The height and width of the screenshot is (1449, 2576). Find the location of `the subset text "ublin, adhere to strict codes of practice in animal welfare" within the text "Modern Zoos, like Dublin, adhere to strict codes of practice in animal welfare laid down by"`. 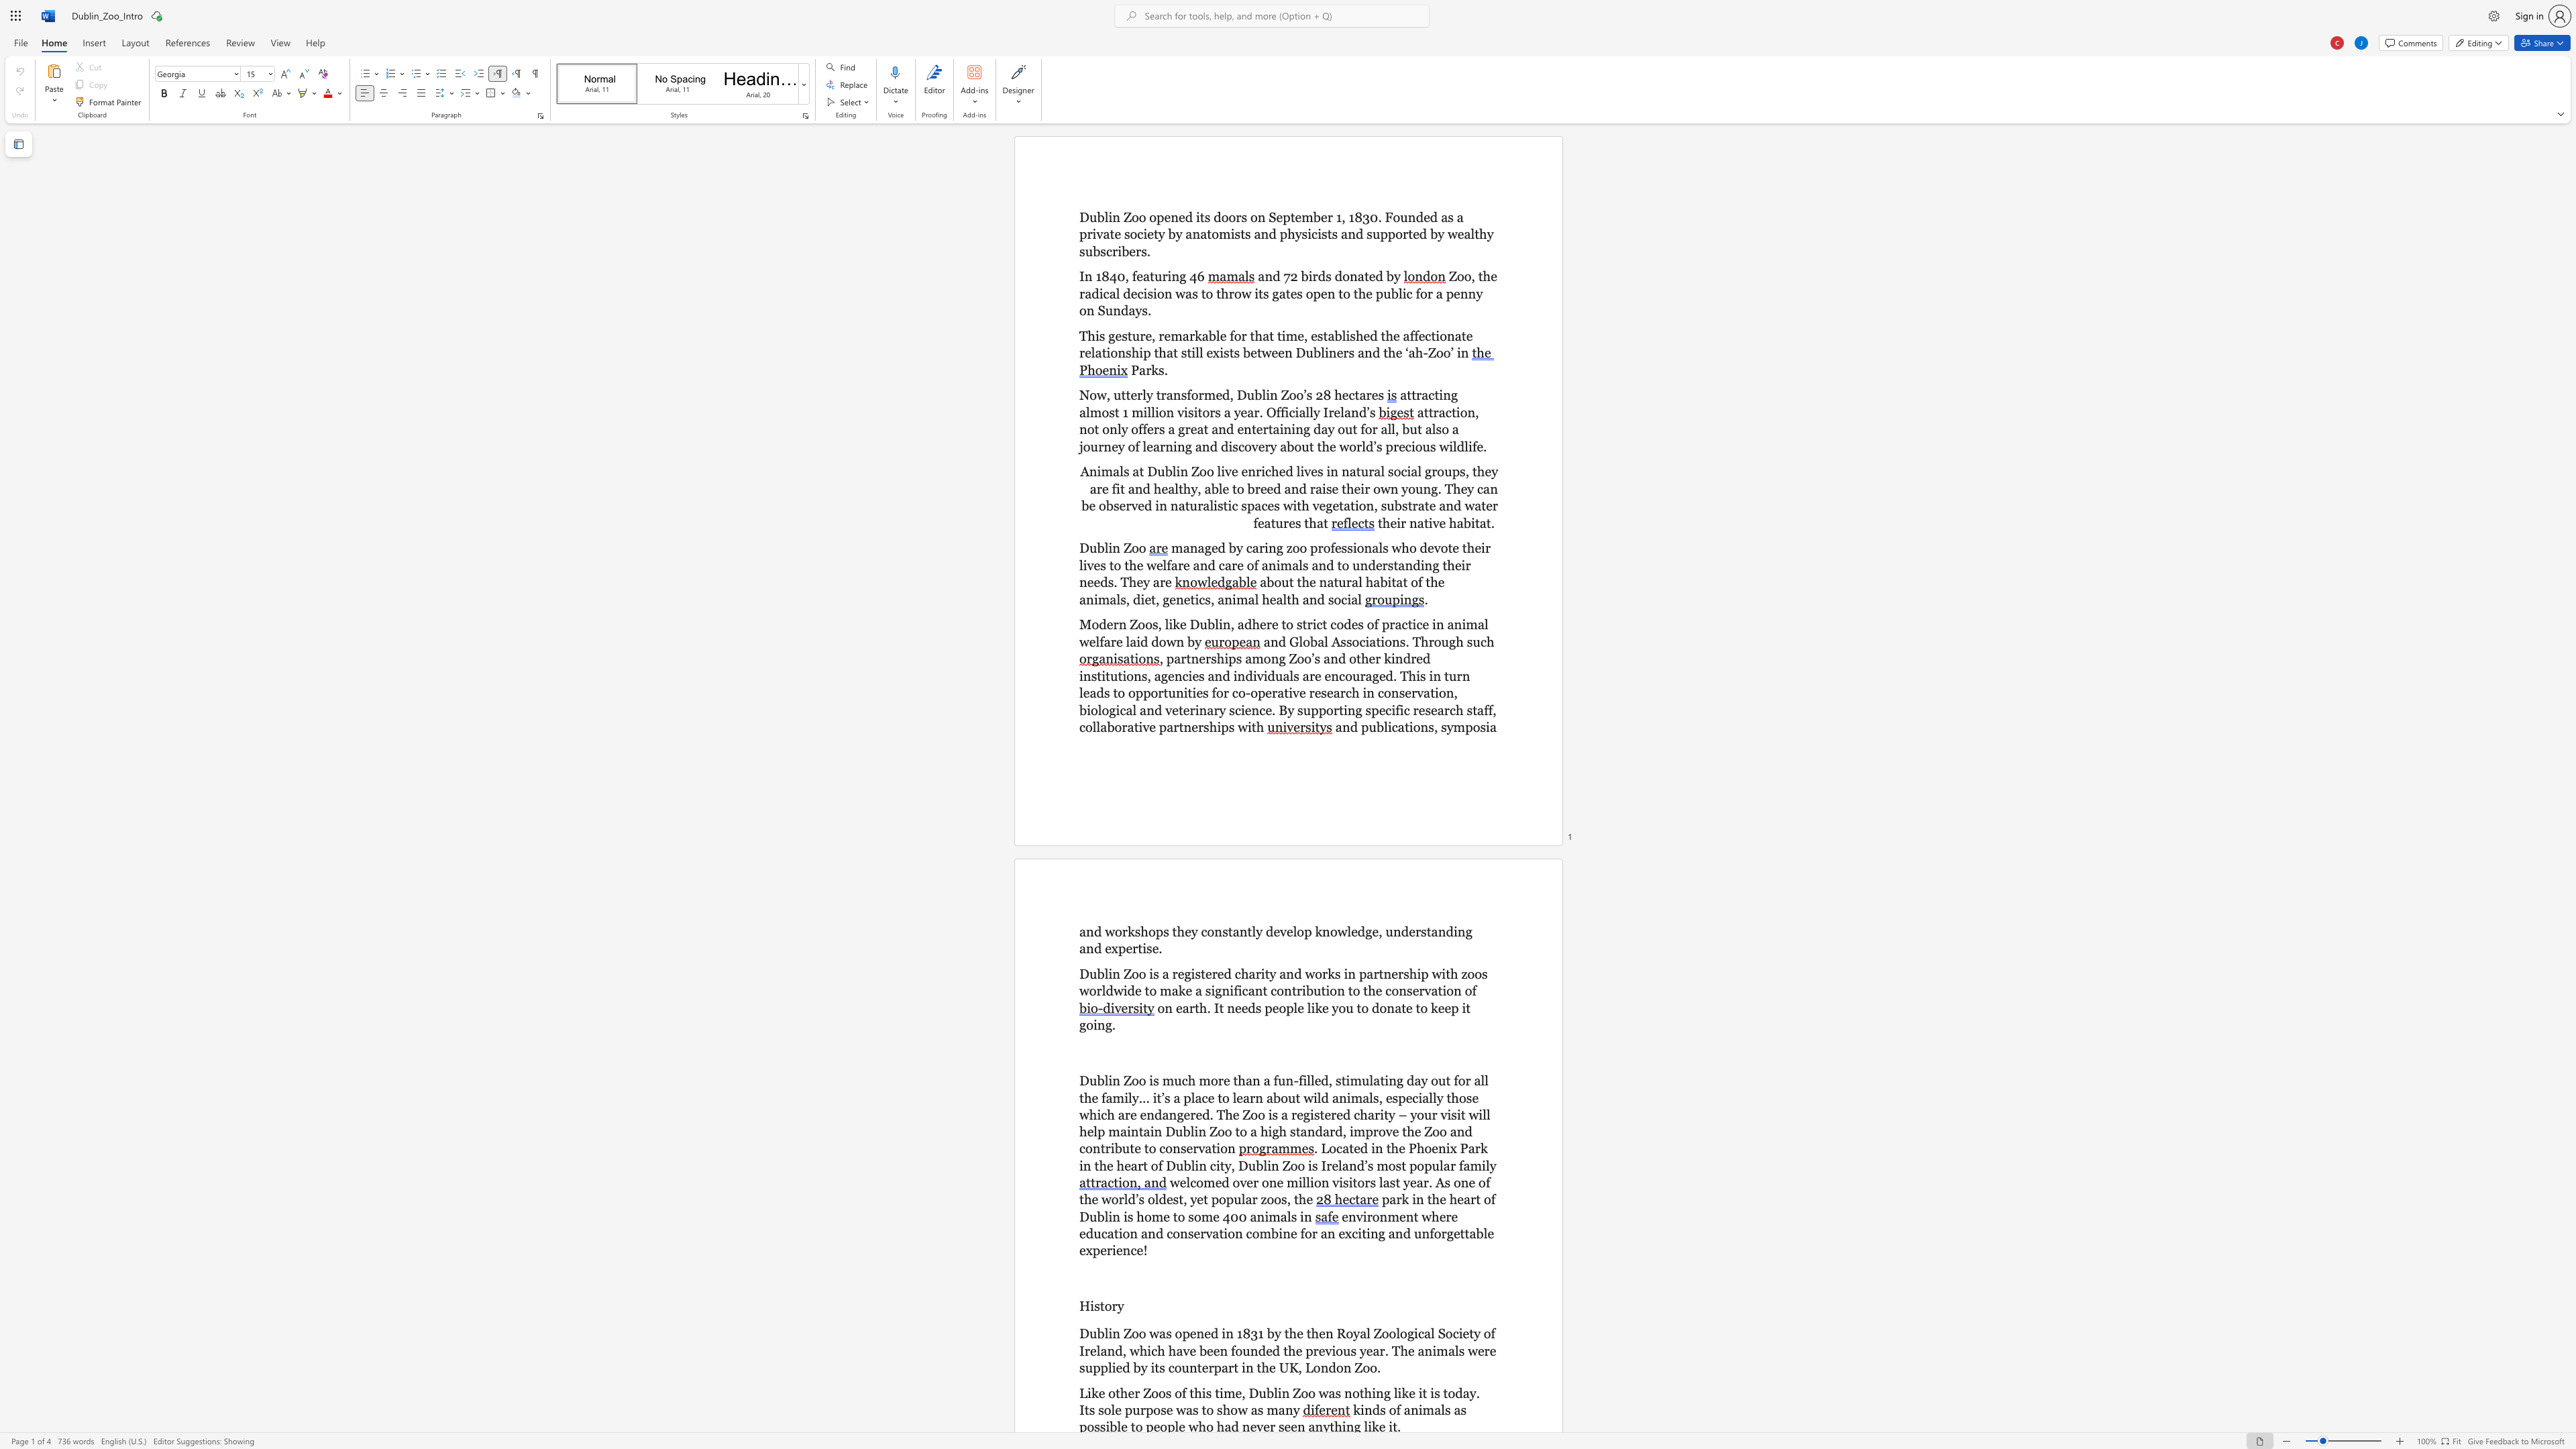

the subset text "ublin, adhere to strict codes of practice in animal welfare" within the text "Modern Zoos, like Dublin, adhere to strict codes of practice in animal welfare laid down by" is located at coordinates (1199, 624).